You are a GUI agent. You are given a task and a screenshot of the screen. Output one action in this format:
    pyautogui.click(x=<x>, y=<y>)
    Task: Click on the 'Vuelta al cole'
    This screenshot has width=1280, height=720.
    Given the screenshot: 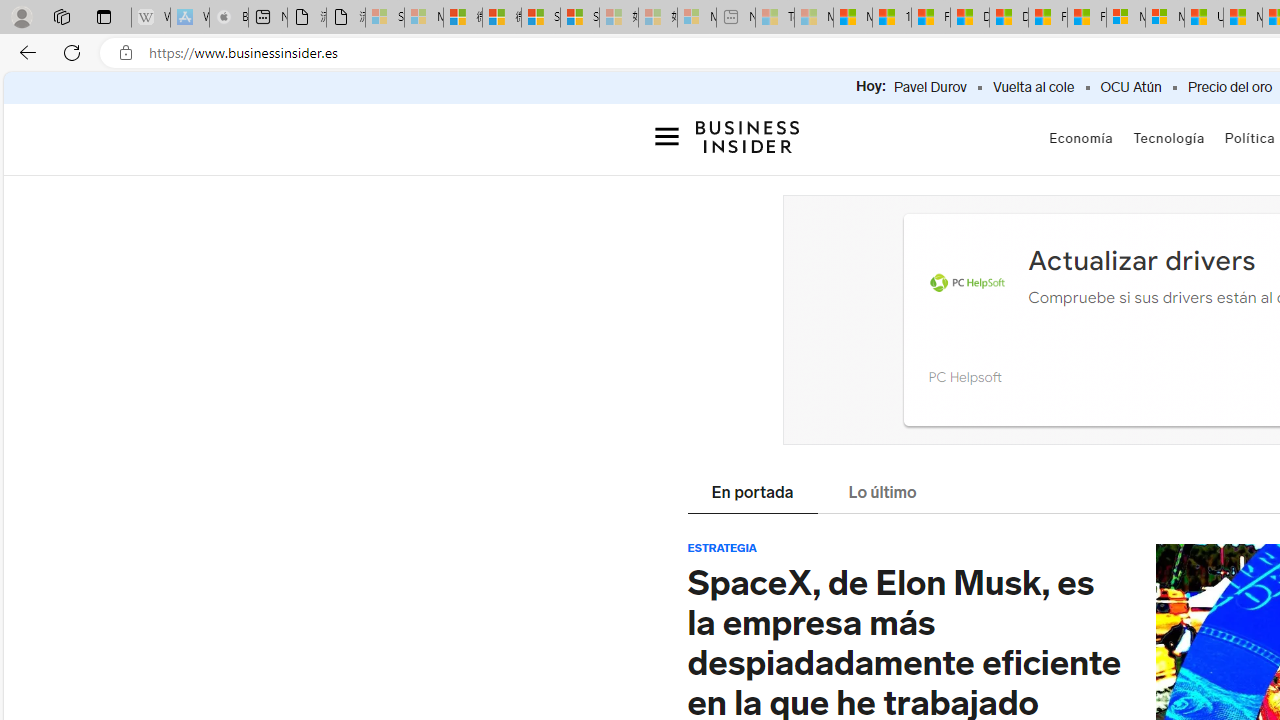 What is the action you would take?
    pyautogui.click(x=1033, y=87)
    